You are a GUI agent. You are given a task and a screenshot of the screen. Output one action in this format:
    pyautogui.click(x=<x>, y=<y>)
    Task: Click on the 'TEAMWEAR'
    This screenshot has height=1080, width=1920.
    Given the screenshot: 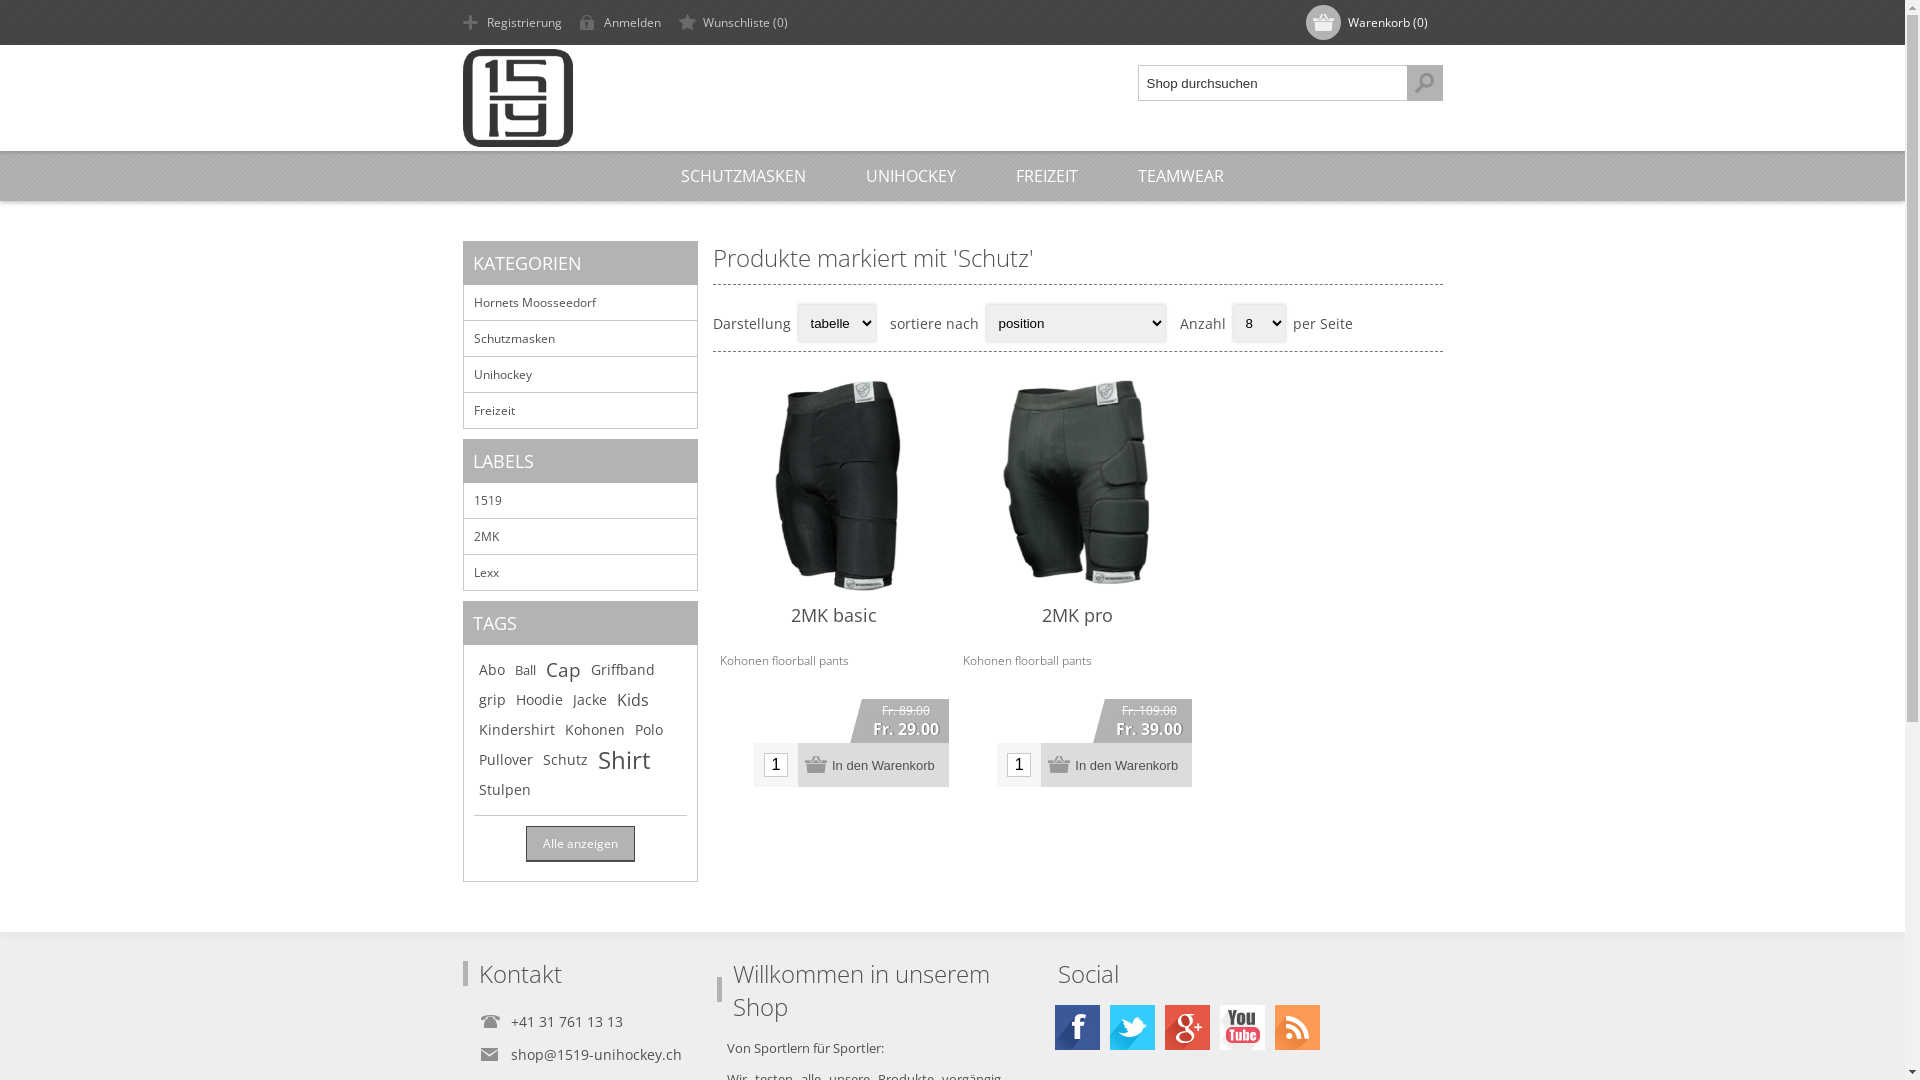 What is the action you would take?
    pyautogui.click(x=1107, y=175)
    